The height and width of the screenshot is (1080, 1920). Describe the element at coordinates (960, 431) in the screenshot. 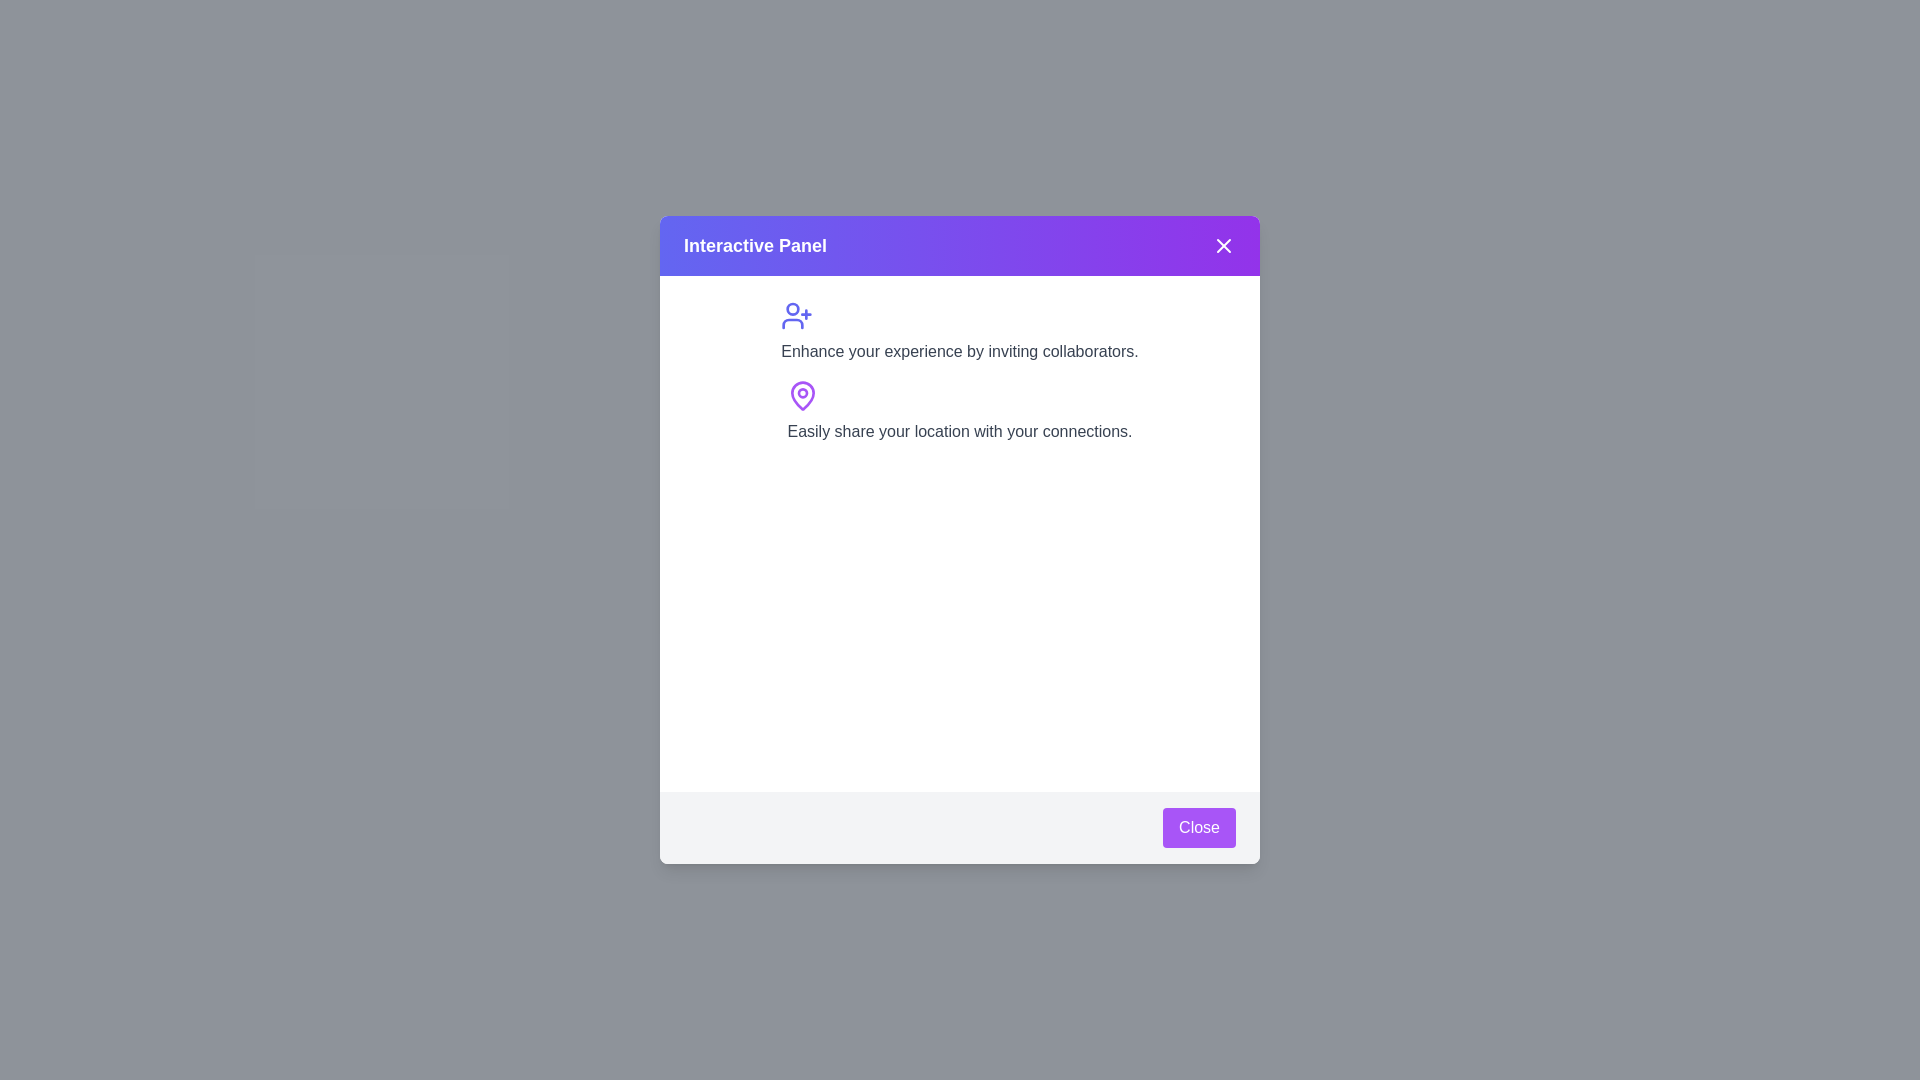

I see `the text label that reads 'Easily share your location with your connections.', which is styled in gray and located below the purple map pin icon in the dialog panel` at that location.